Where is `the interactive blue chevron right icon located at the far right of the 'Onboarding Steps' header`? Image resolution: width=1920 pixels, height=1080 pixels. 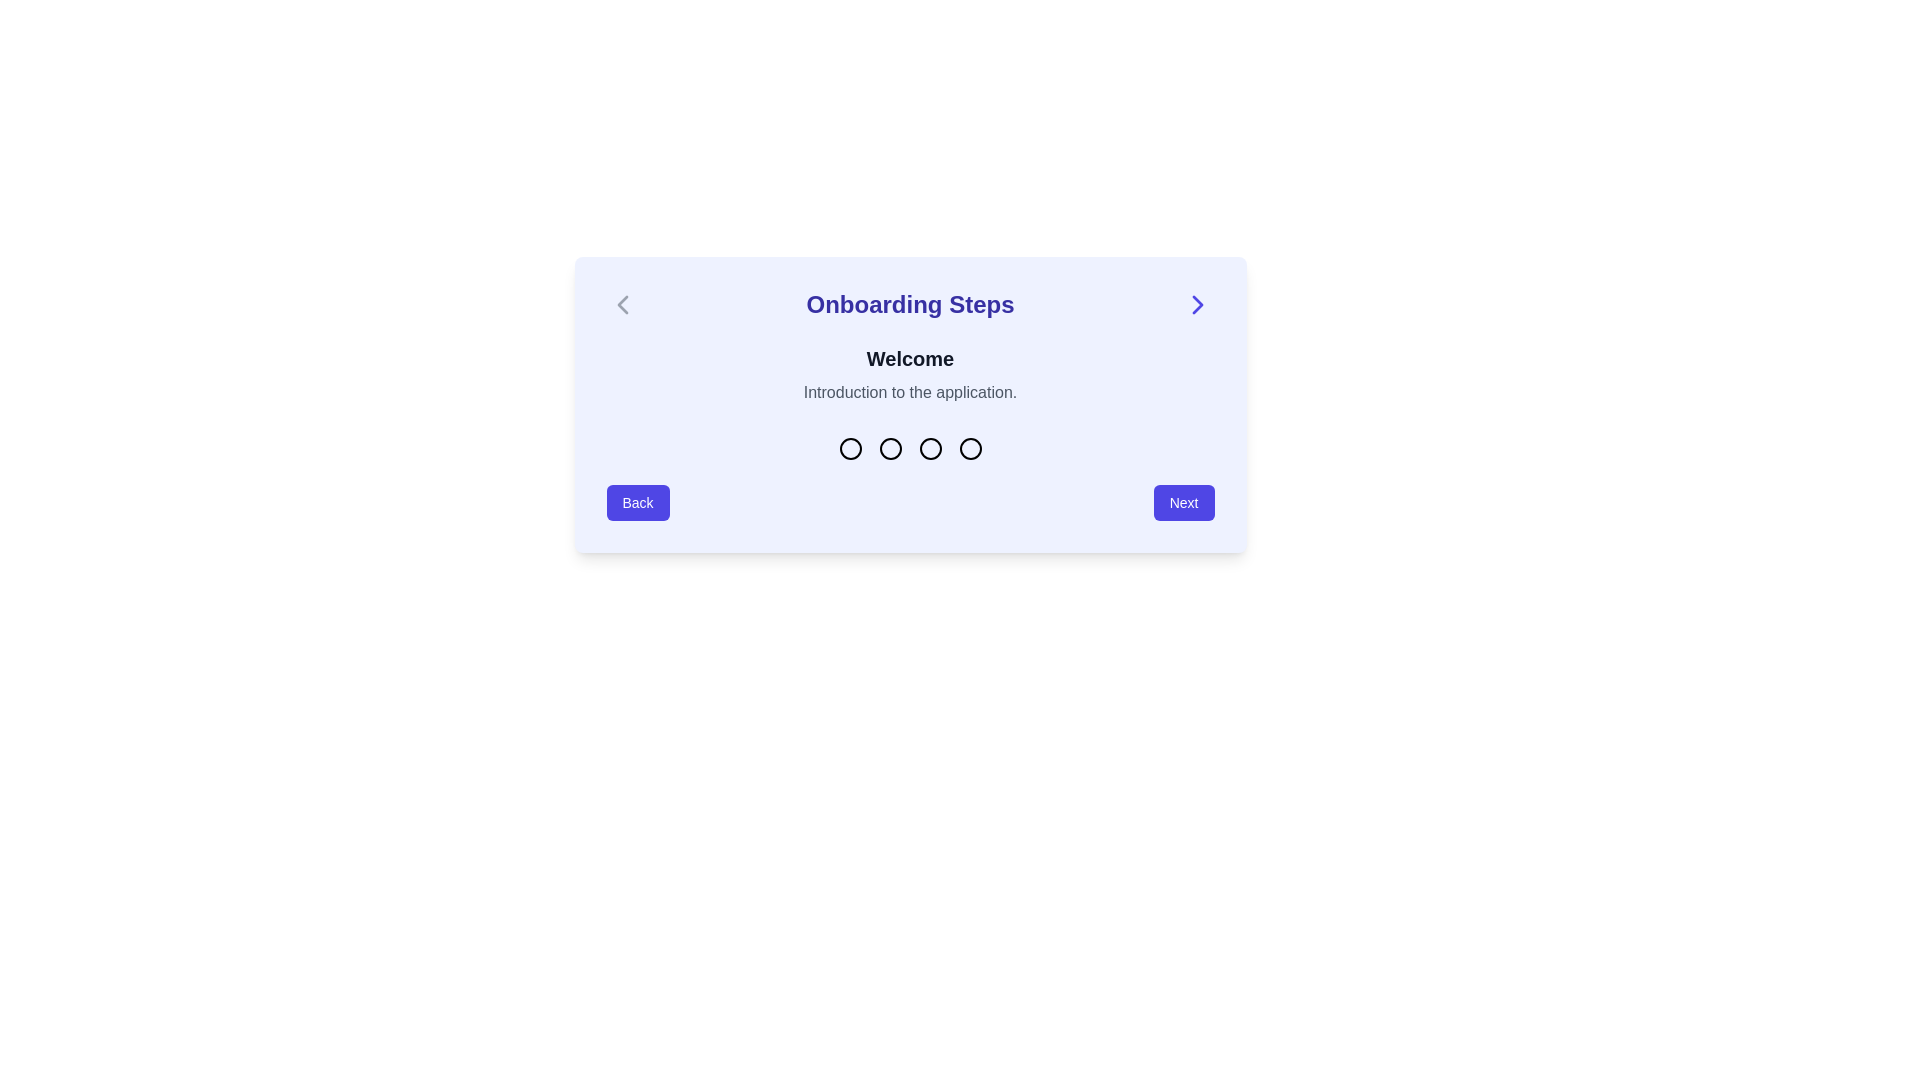
the interactive blue chevron right icon located at the far right of the 'Onboarding Steps' header is located at coordinates (1198, 304).